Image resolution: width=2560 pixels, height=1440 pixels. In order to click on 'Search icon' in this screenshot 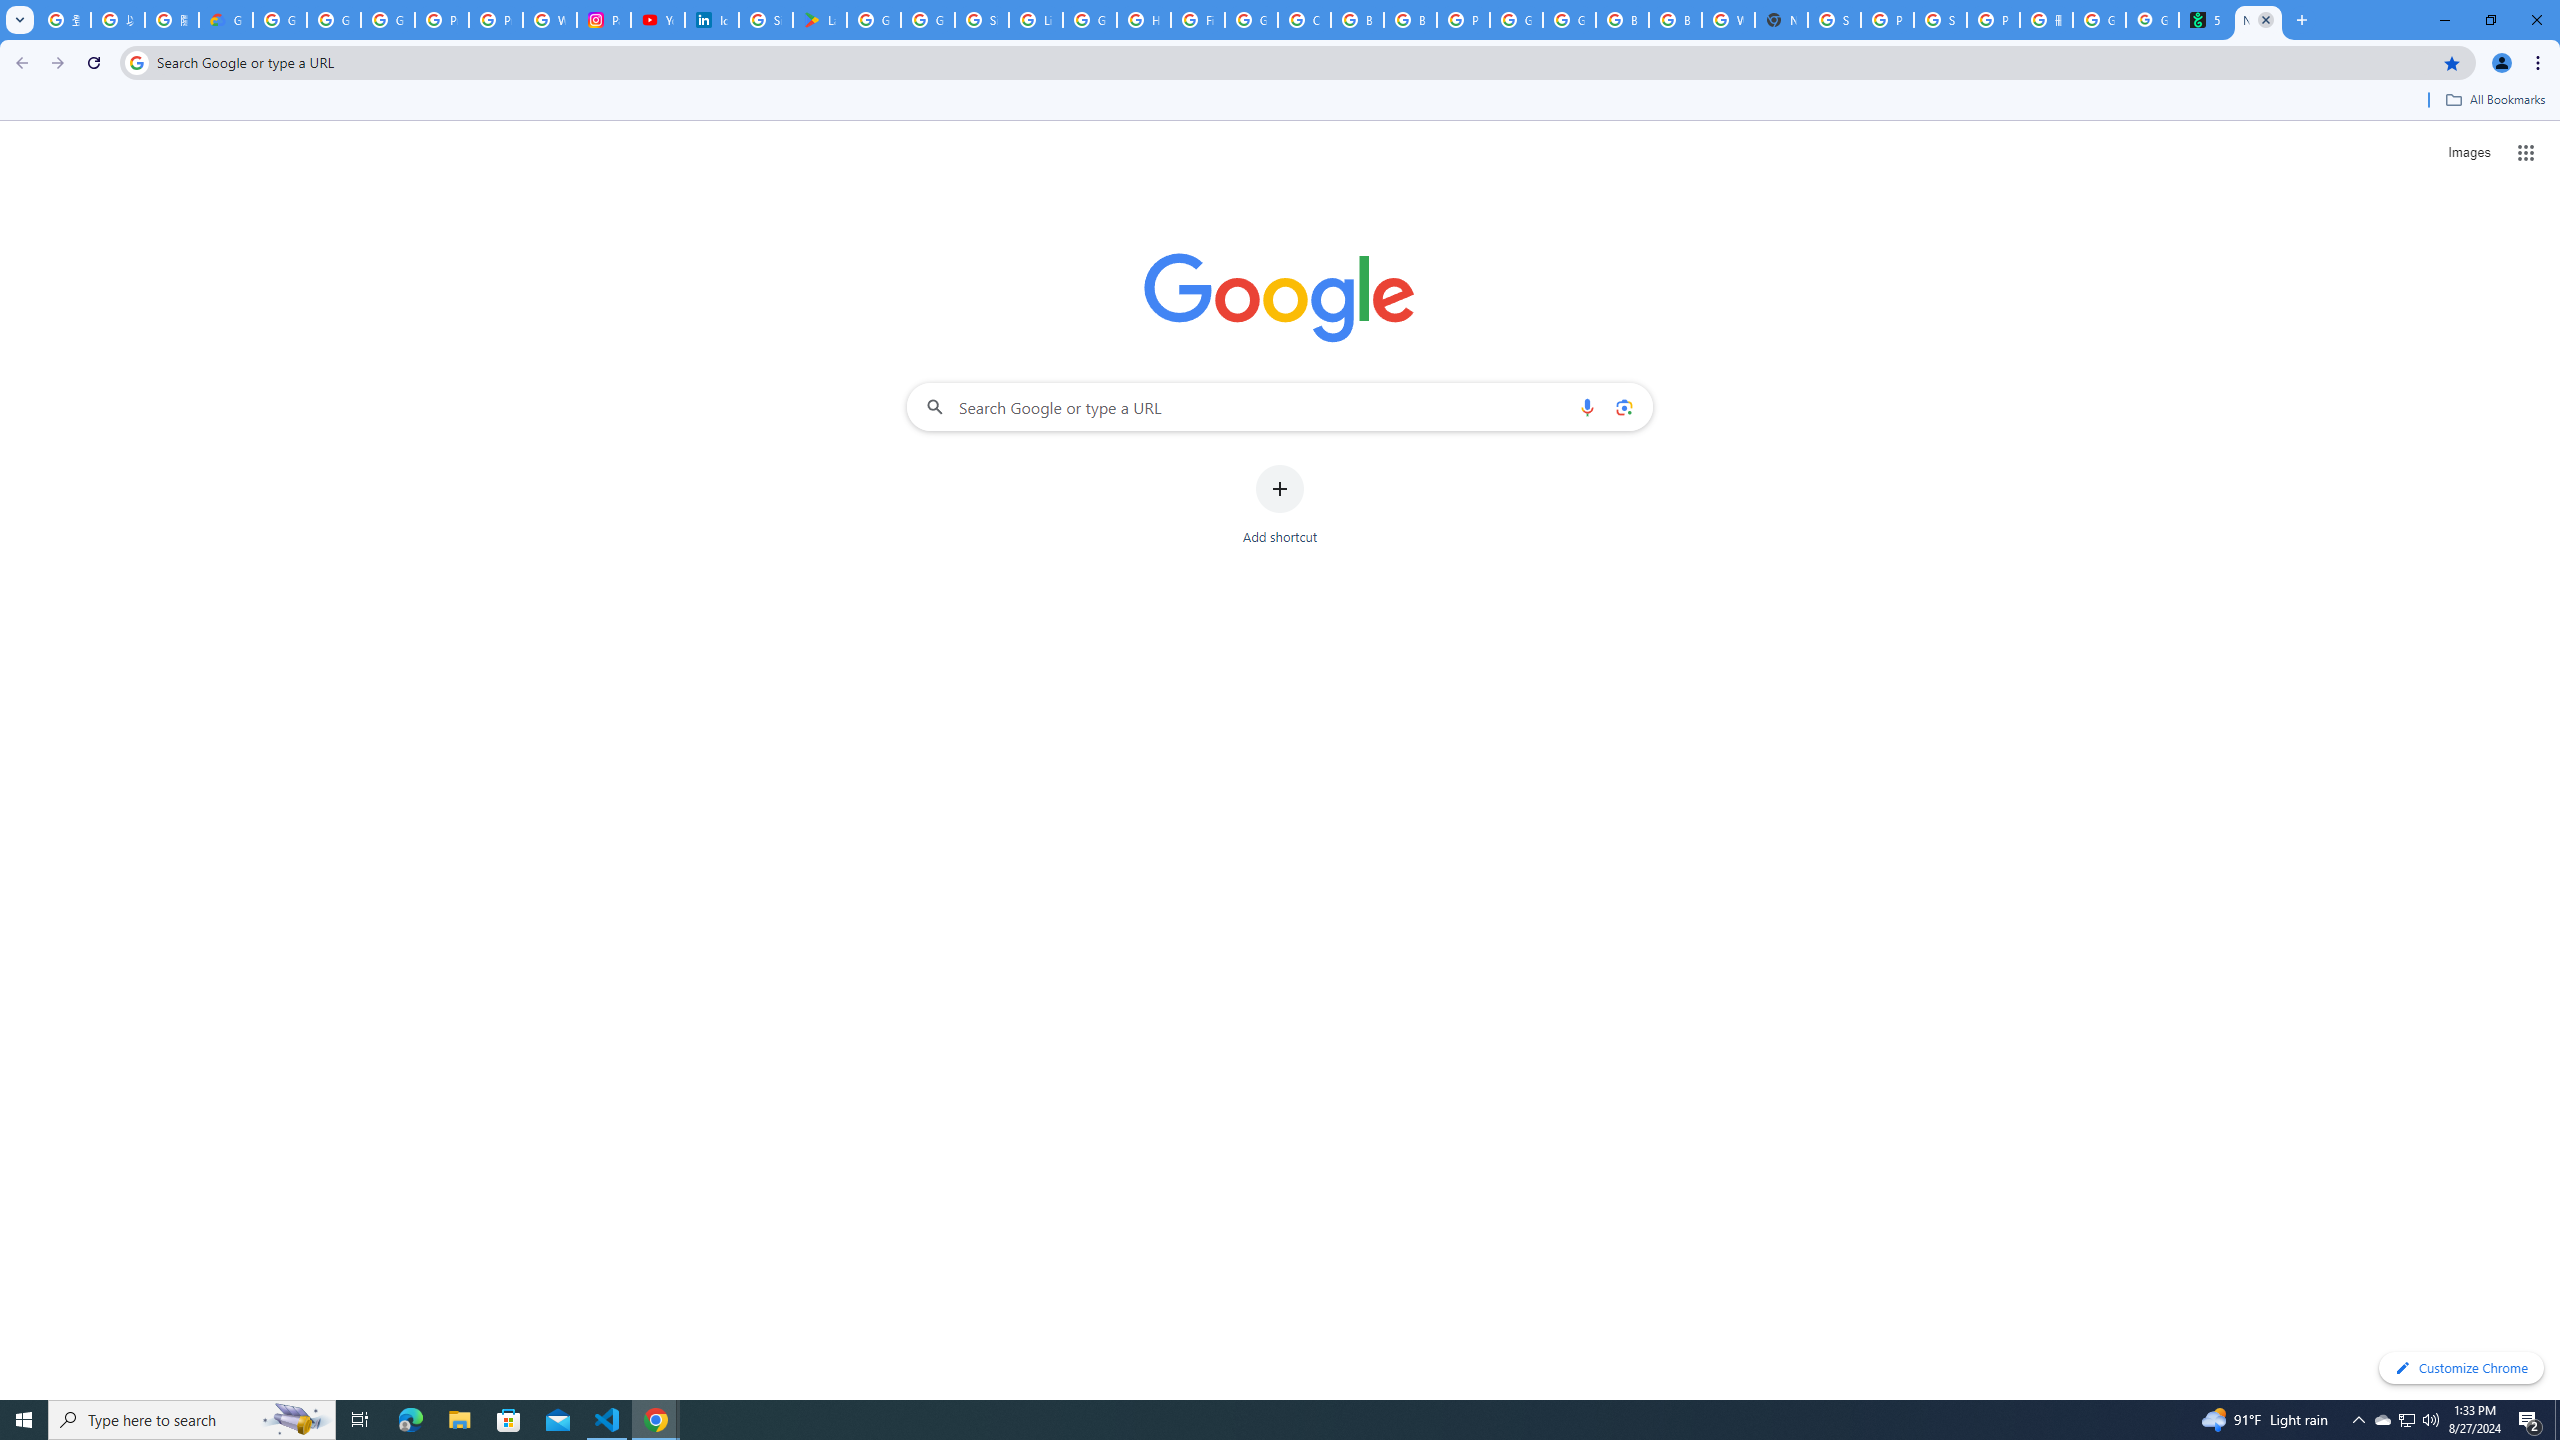, I will do `click(135, 61)`.